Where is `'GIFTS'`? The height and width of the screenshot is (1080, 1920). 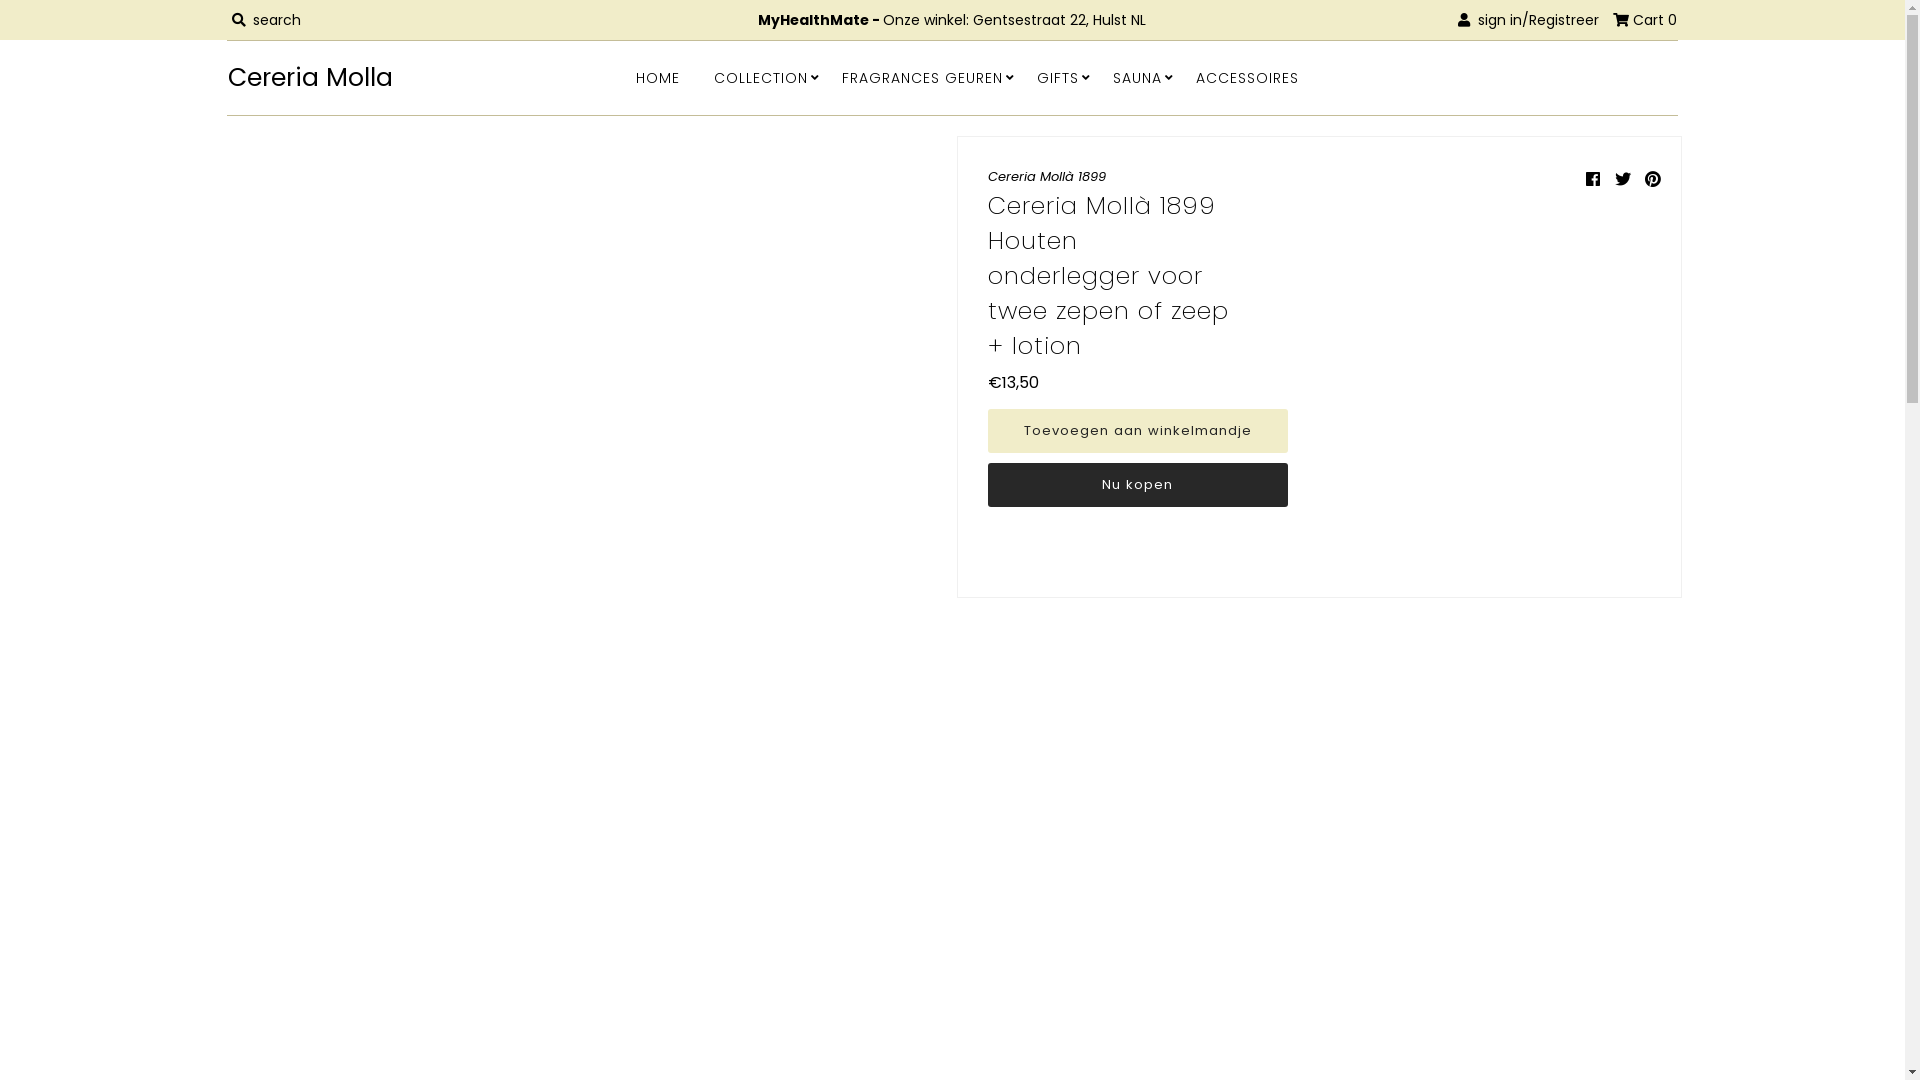
'GIFTS' is located at coordinates (1056, 76).